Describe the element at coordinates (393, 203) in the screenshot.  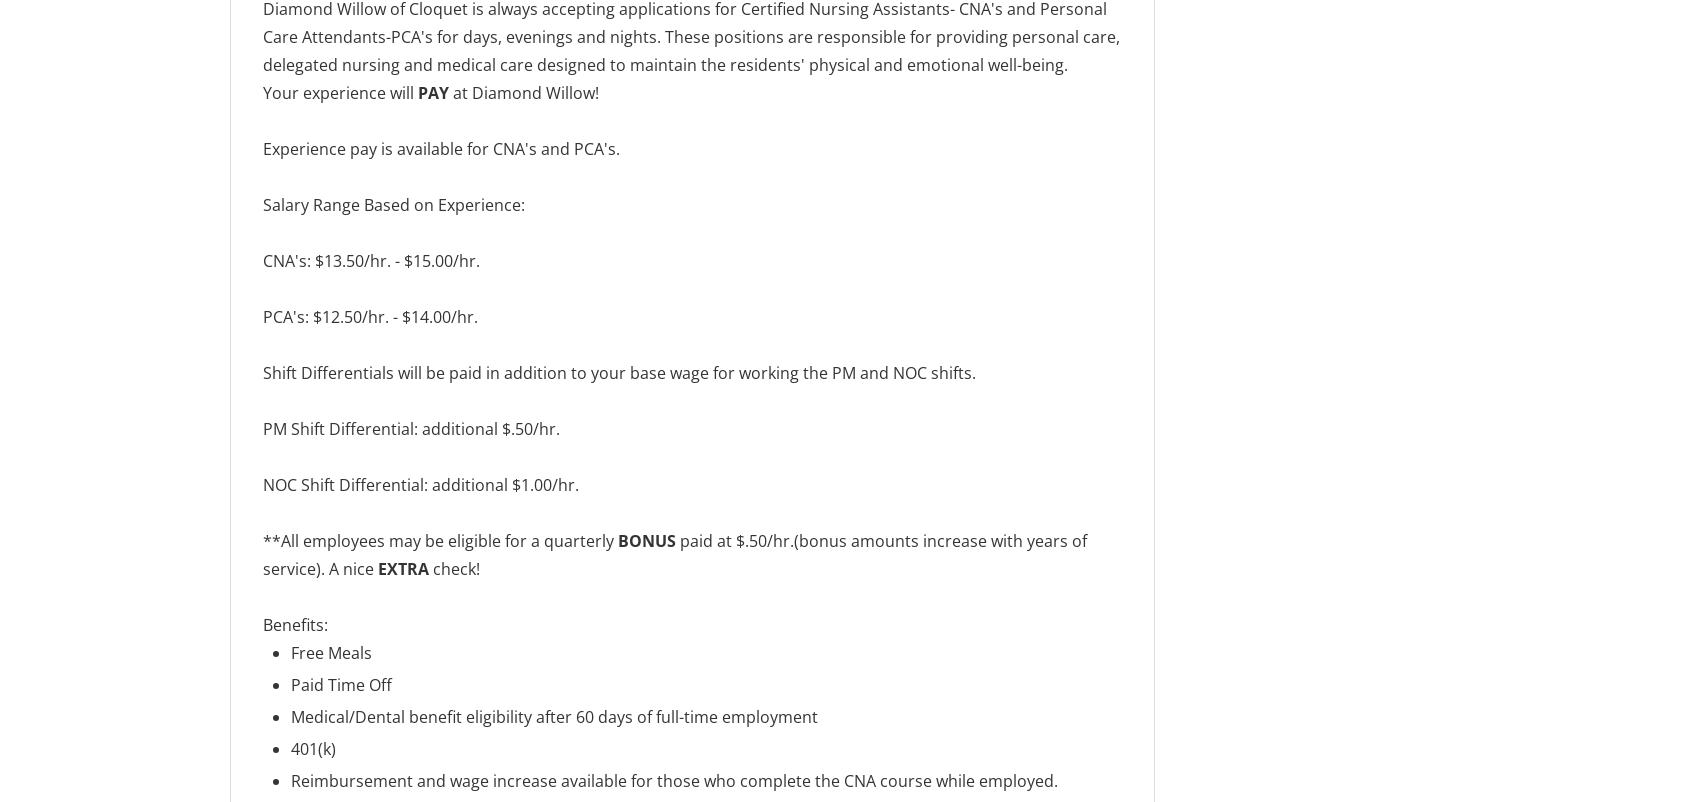
I see `'Salary Range Based on Experience:'` at that location.